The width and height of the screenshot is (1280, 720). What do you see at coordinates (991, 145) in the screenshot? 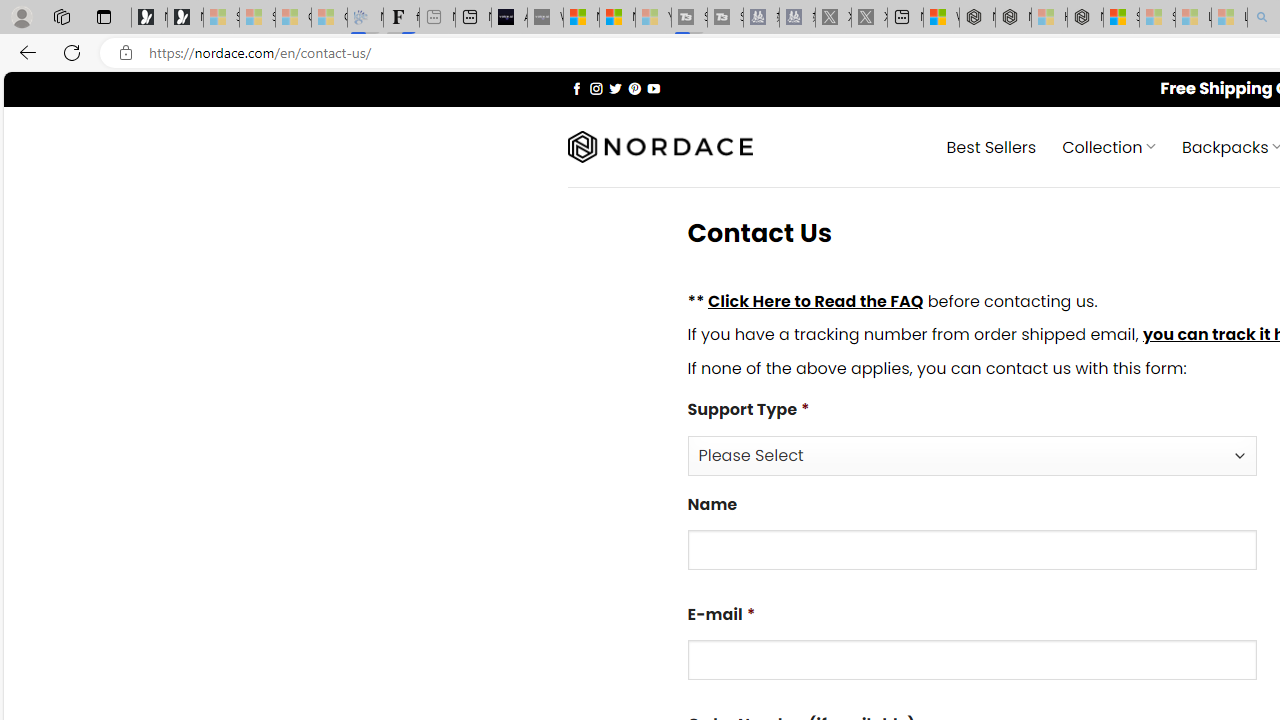
I see `'  Best Sellers'` at bounding box center [991, 145].